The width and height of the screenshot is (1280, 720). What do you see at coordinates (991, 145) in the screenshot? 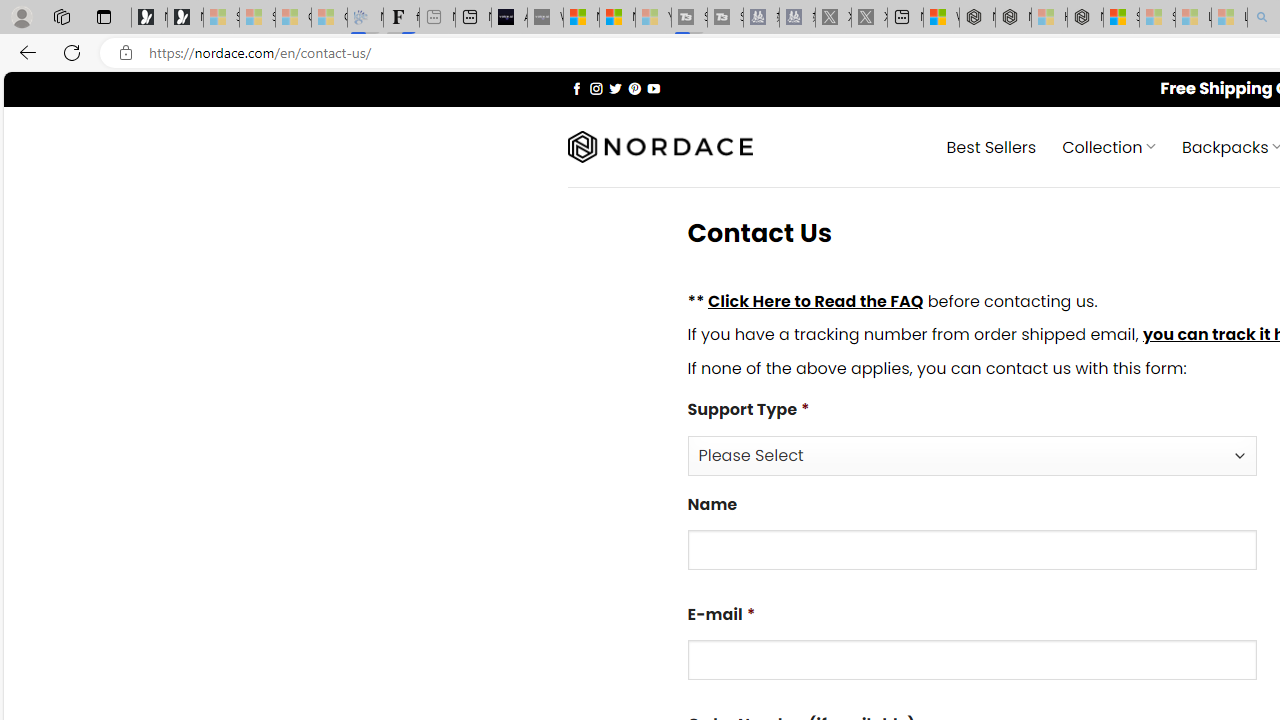
I see `'  Best Sellers'` at bounding box center [991, 145].